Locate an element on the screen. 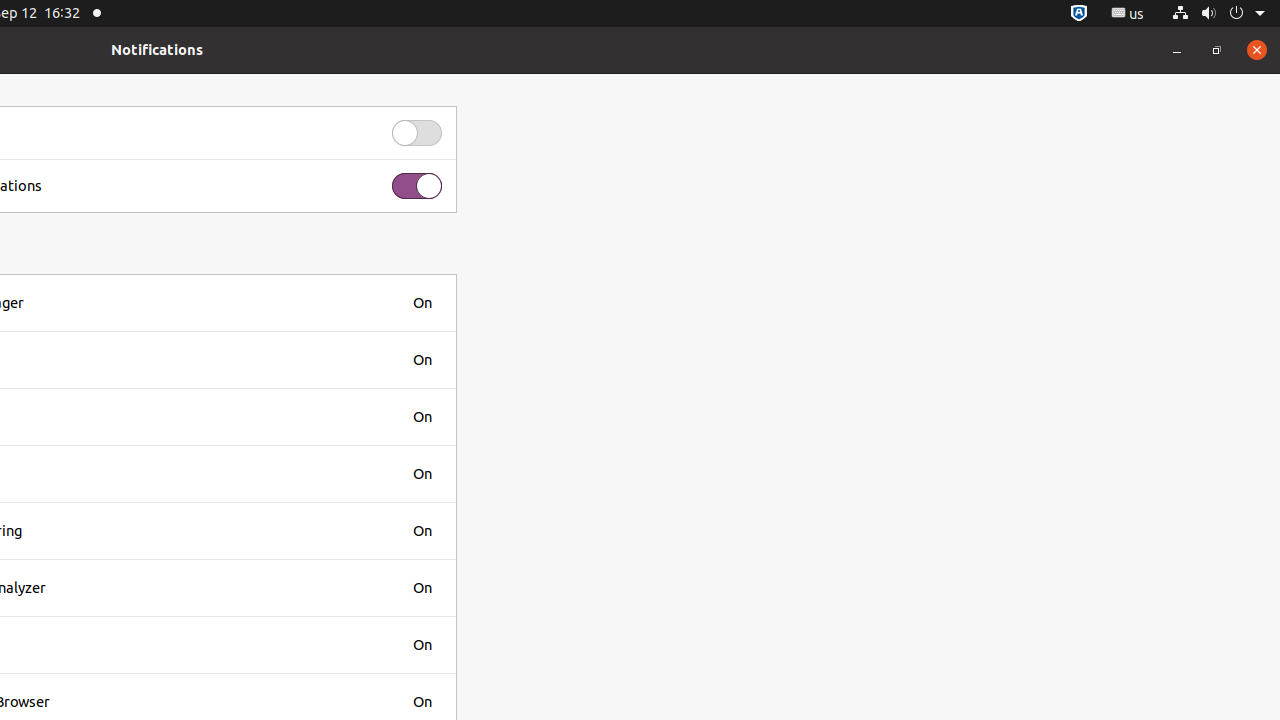  'Close' is located at coordinates (1255, 48).